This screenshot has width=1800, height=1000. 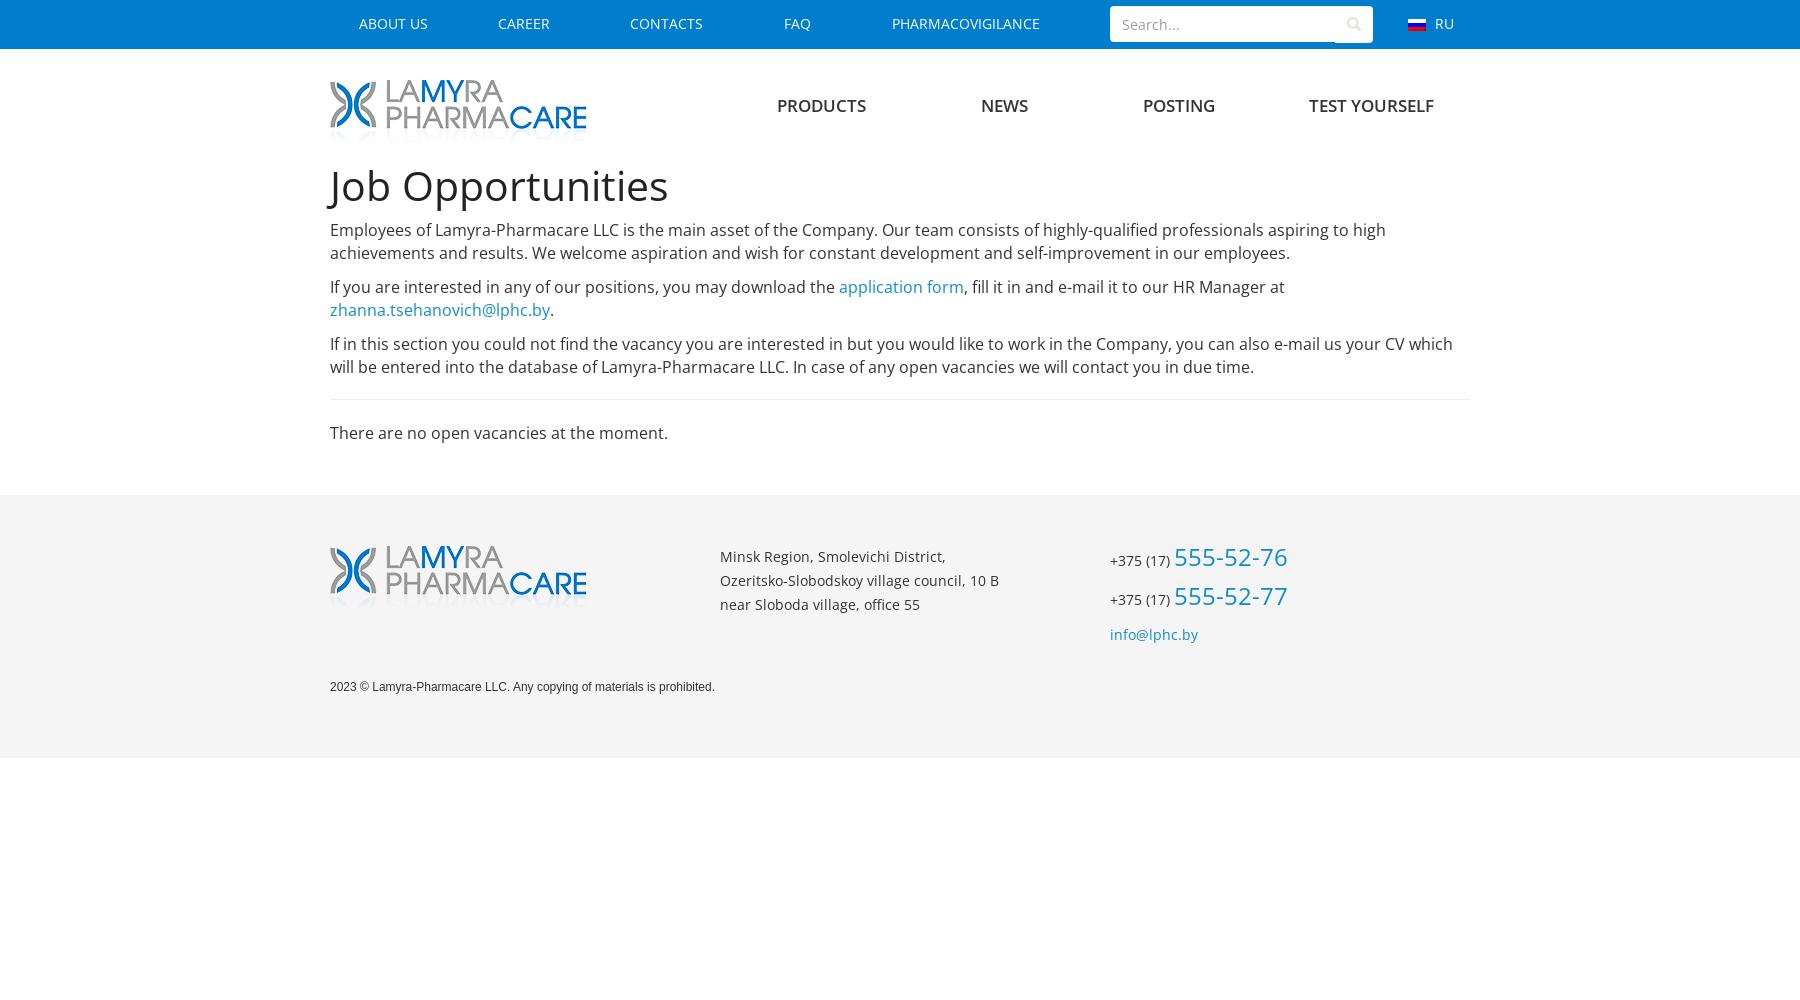 What do you see at coordinates (858, 240) in the screenshot?
I see `'Employees of Lamyra-Pharmacare LLC is the main asset of the Company. Our team consists of highly-qualified professionals aspiring to high achievements and results. We welcome aspiration and wish for constant development and self-improvement in our employees.'` at bounding box center [858, 240].